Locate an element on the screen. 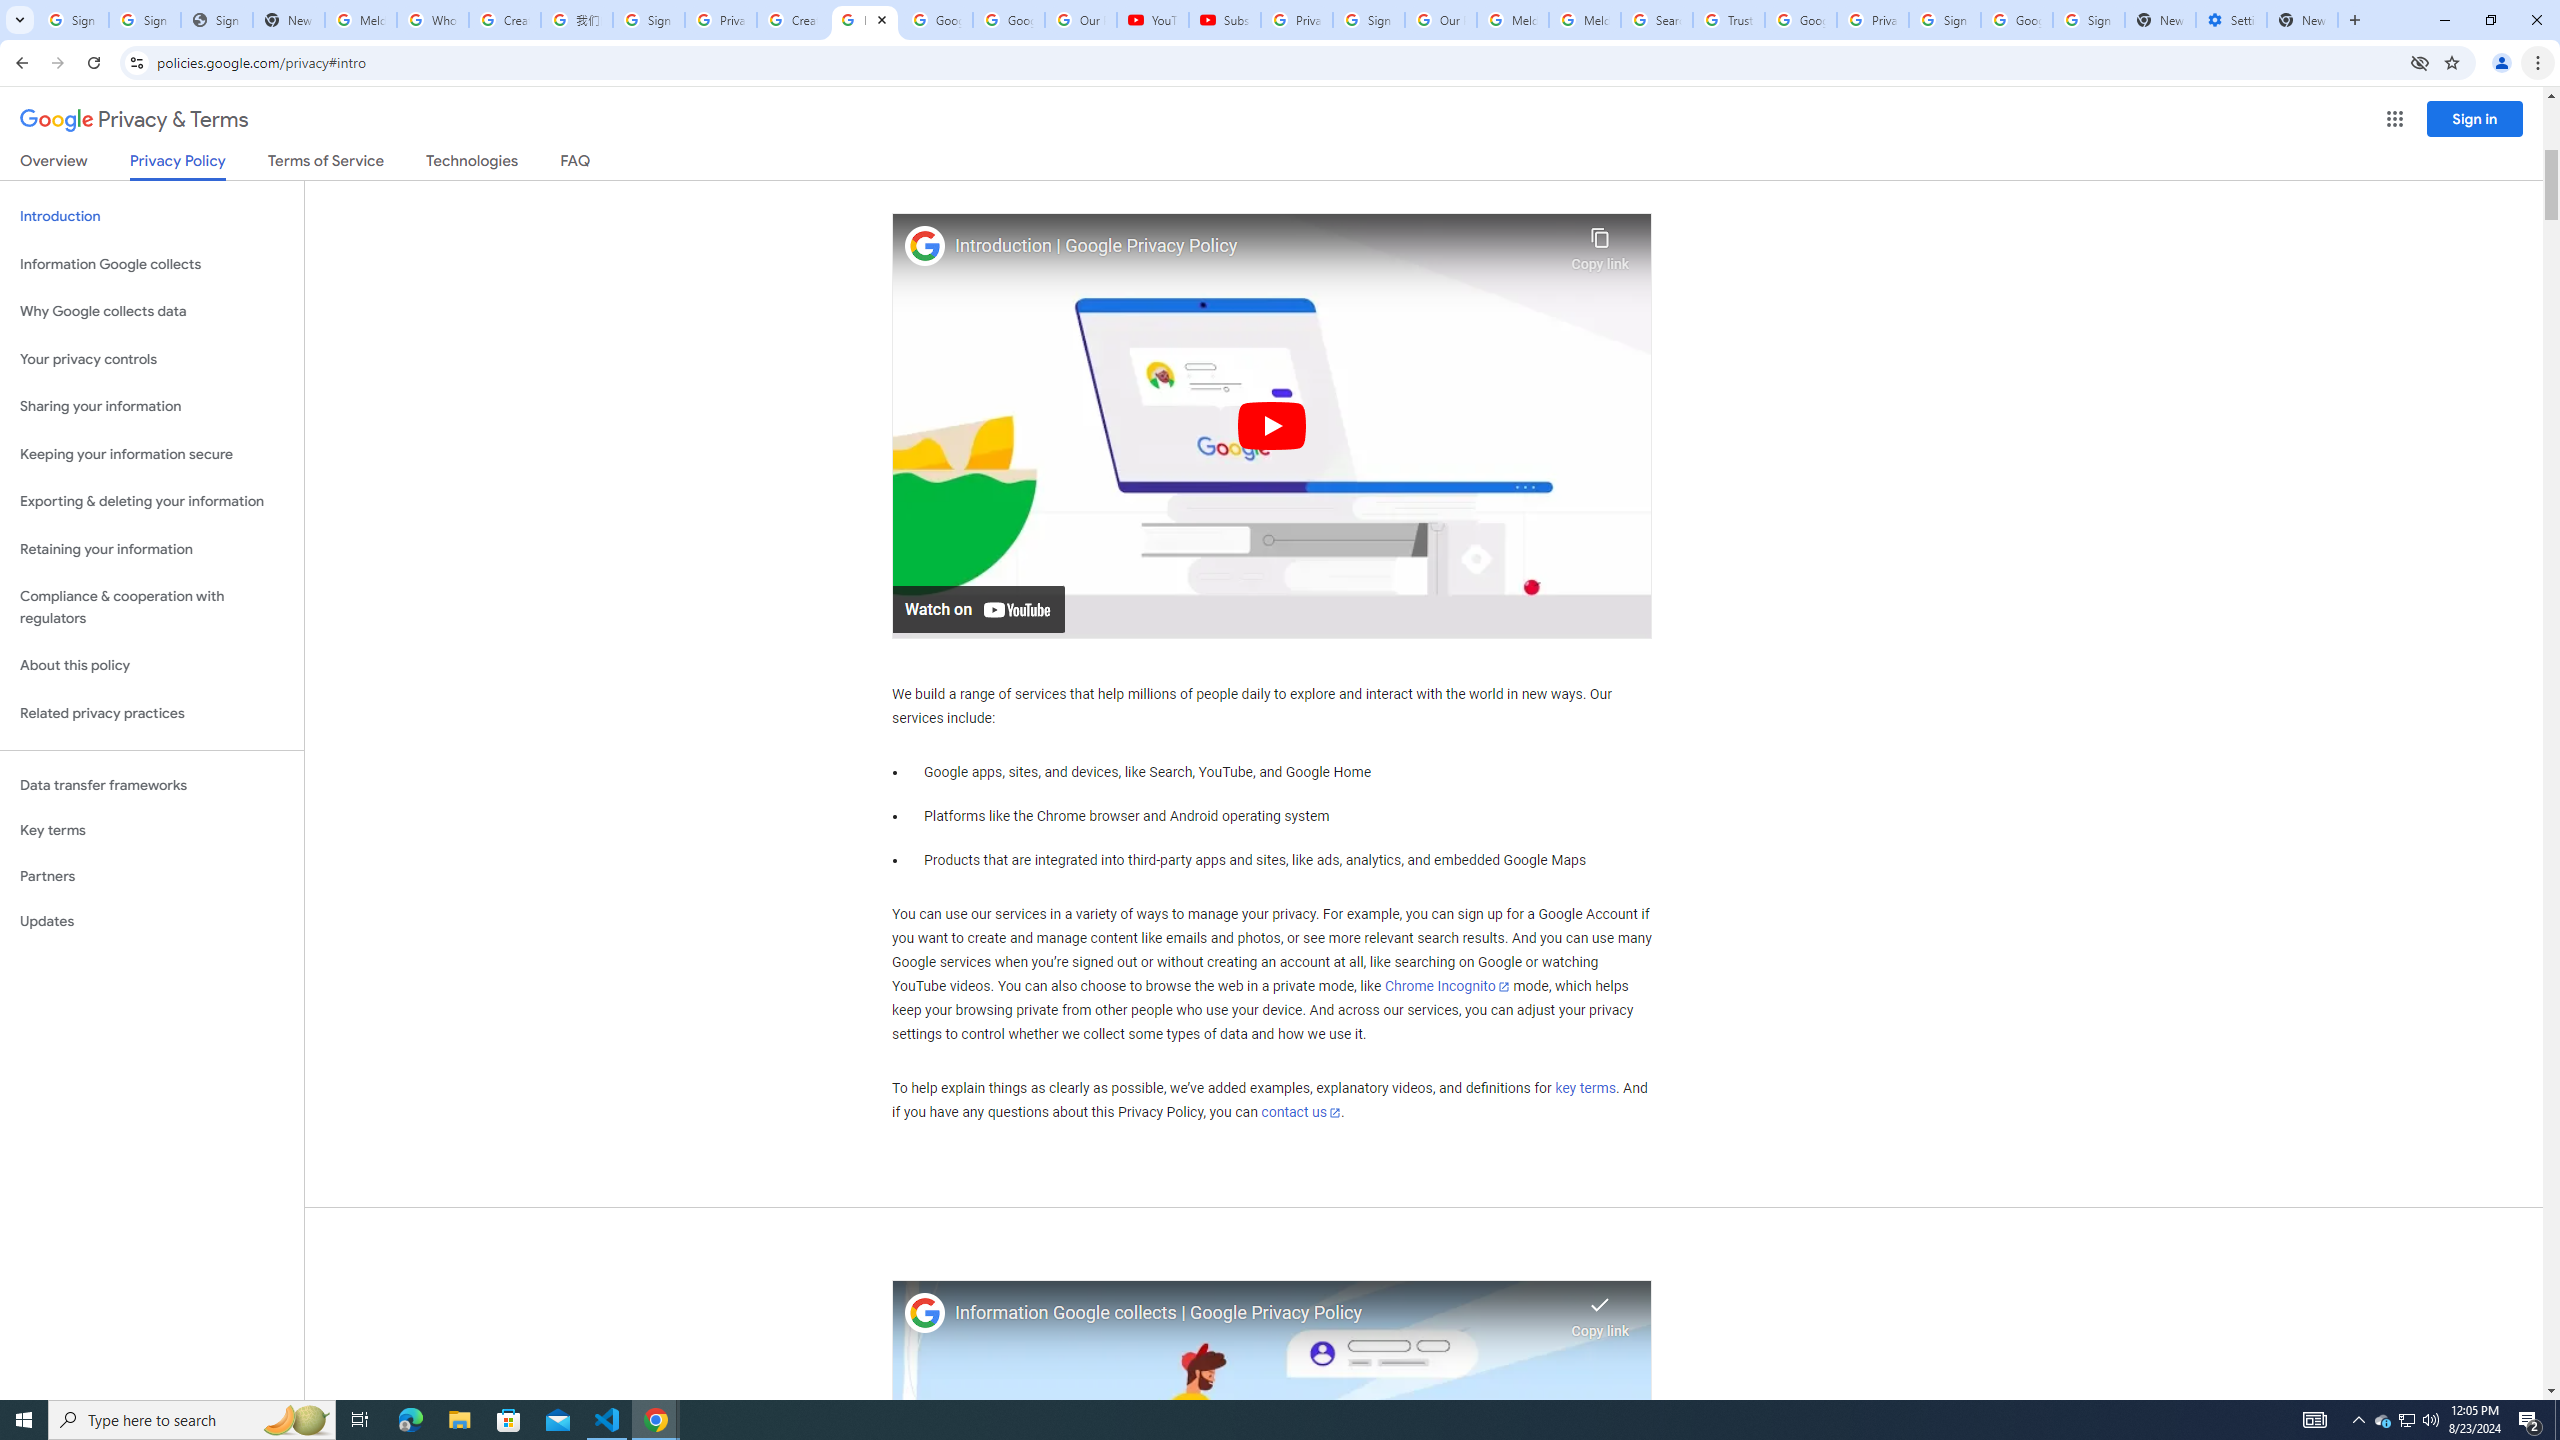 This screenshot has height=1440, width=2560. 'Your privacy controls' is located at coordinates (151, 360).